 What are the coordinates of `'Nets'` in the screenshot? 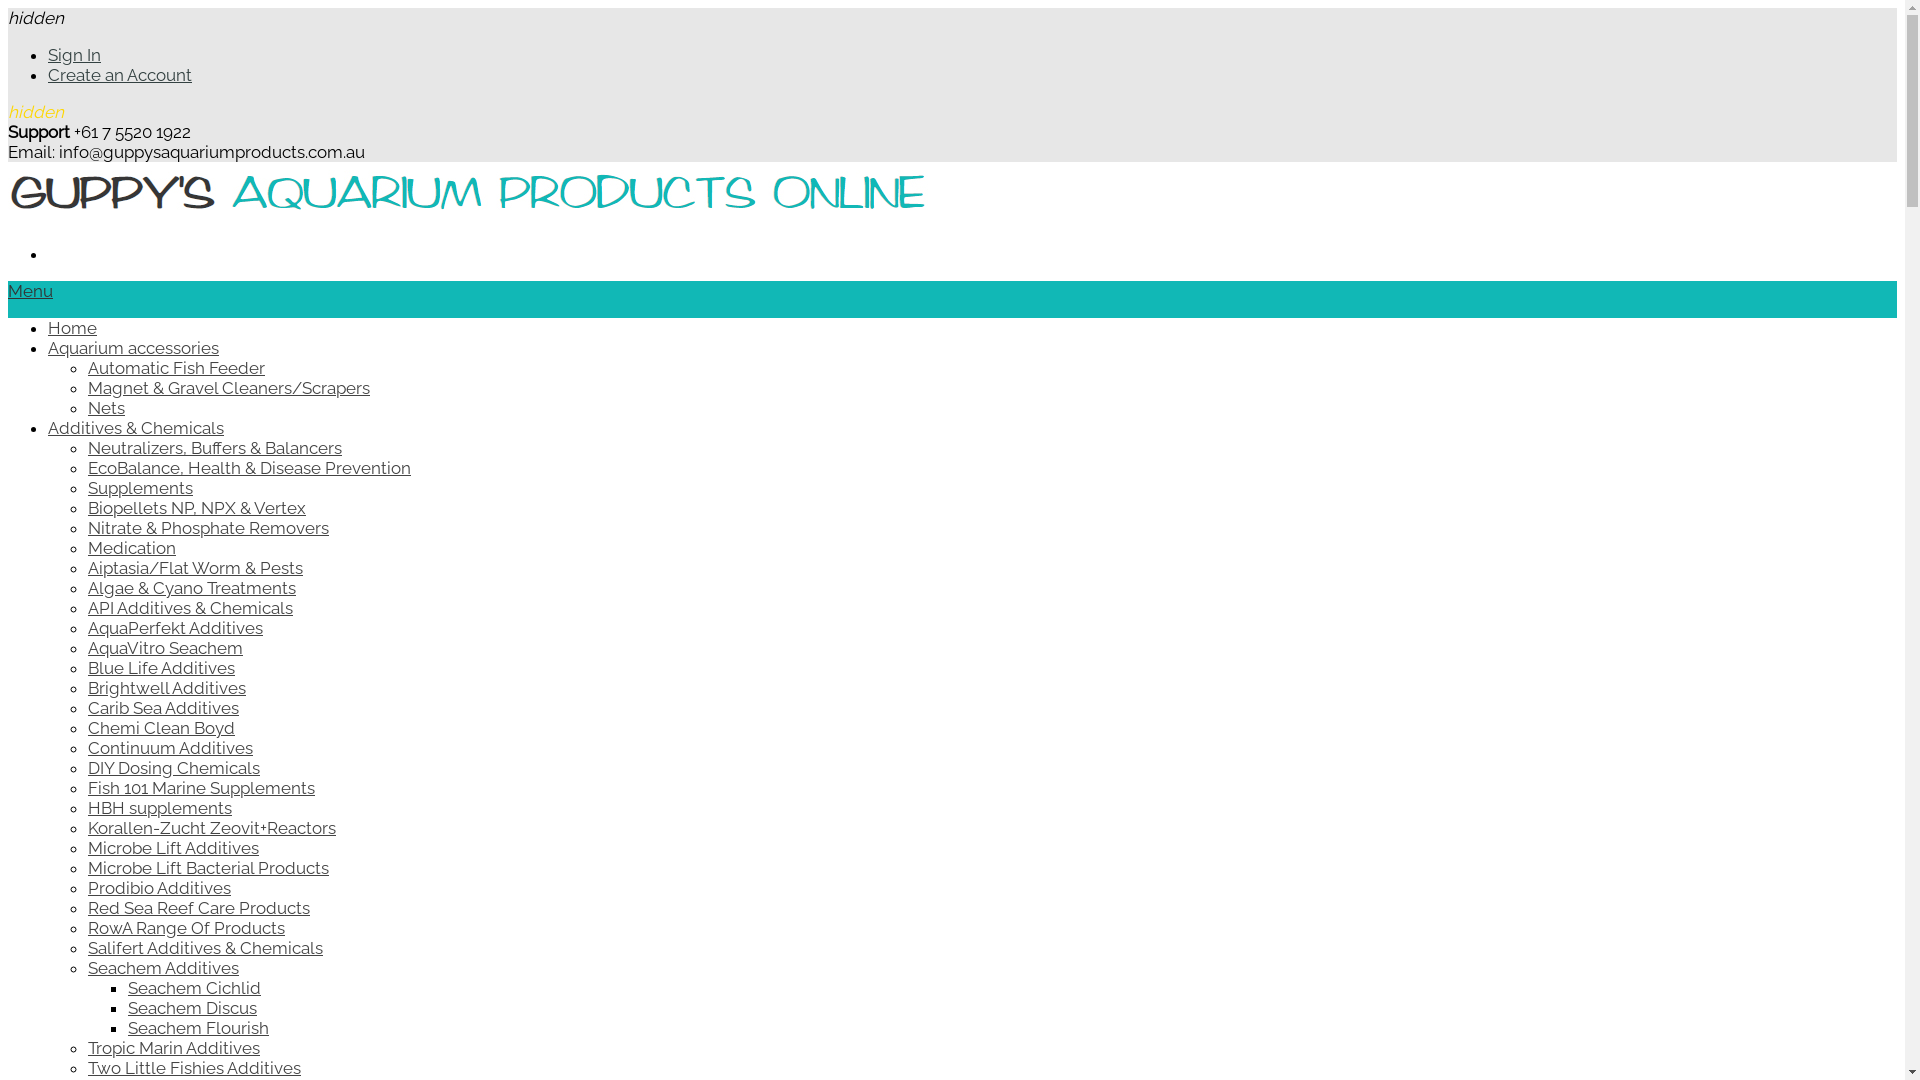 It's located at (105, 407).